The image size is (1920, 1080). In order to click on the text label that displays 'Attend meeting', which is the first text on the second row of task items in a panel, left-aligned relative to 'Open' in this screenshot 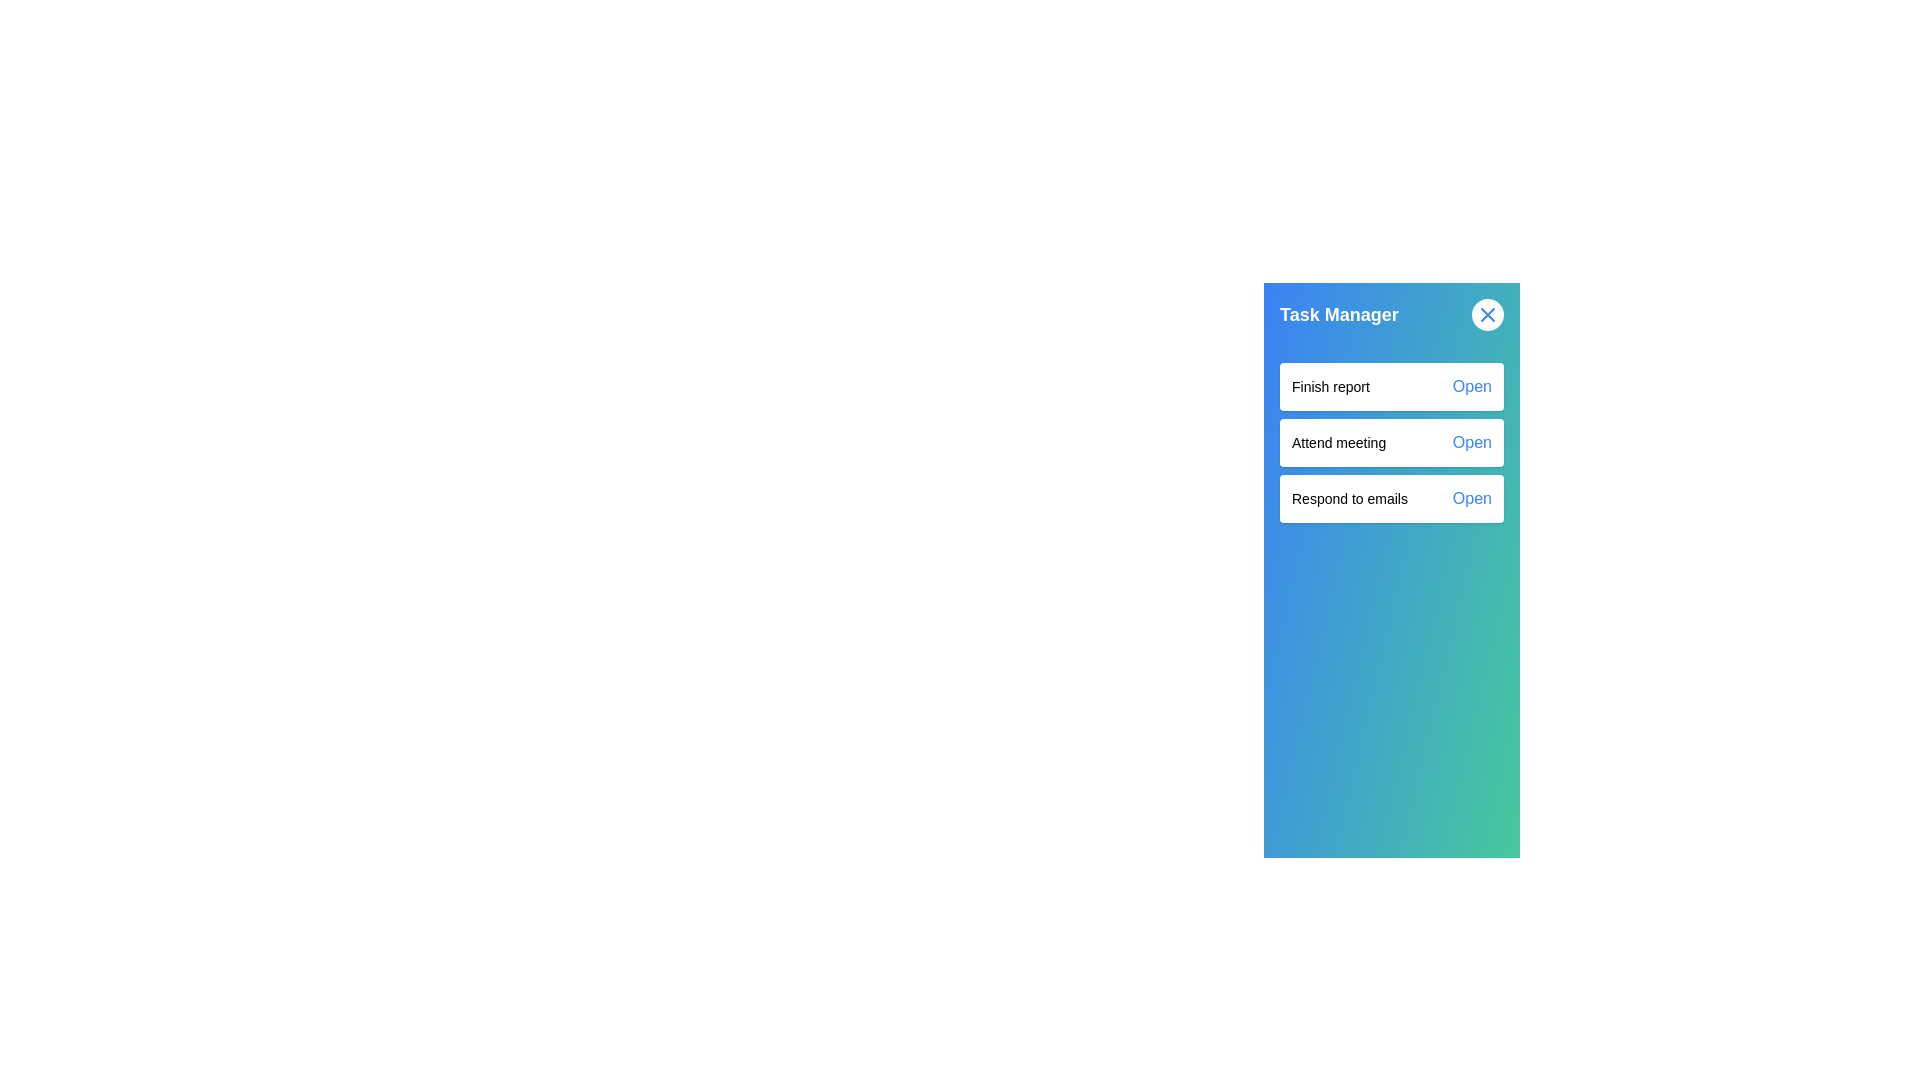, I will do `click(1339, 442)`.